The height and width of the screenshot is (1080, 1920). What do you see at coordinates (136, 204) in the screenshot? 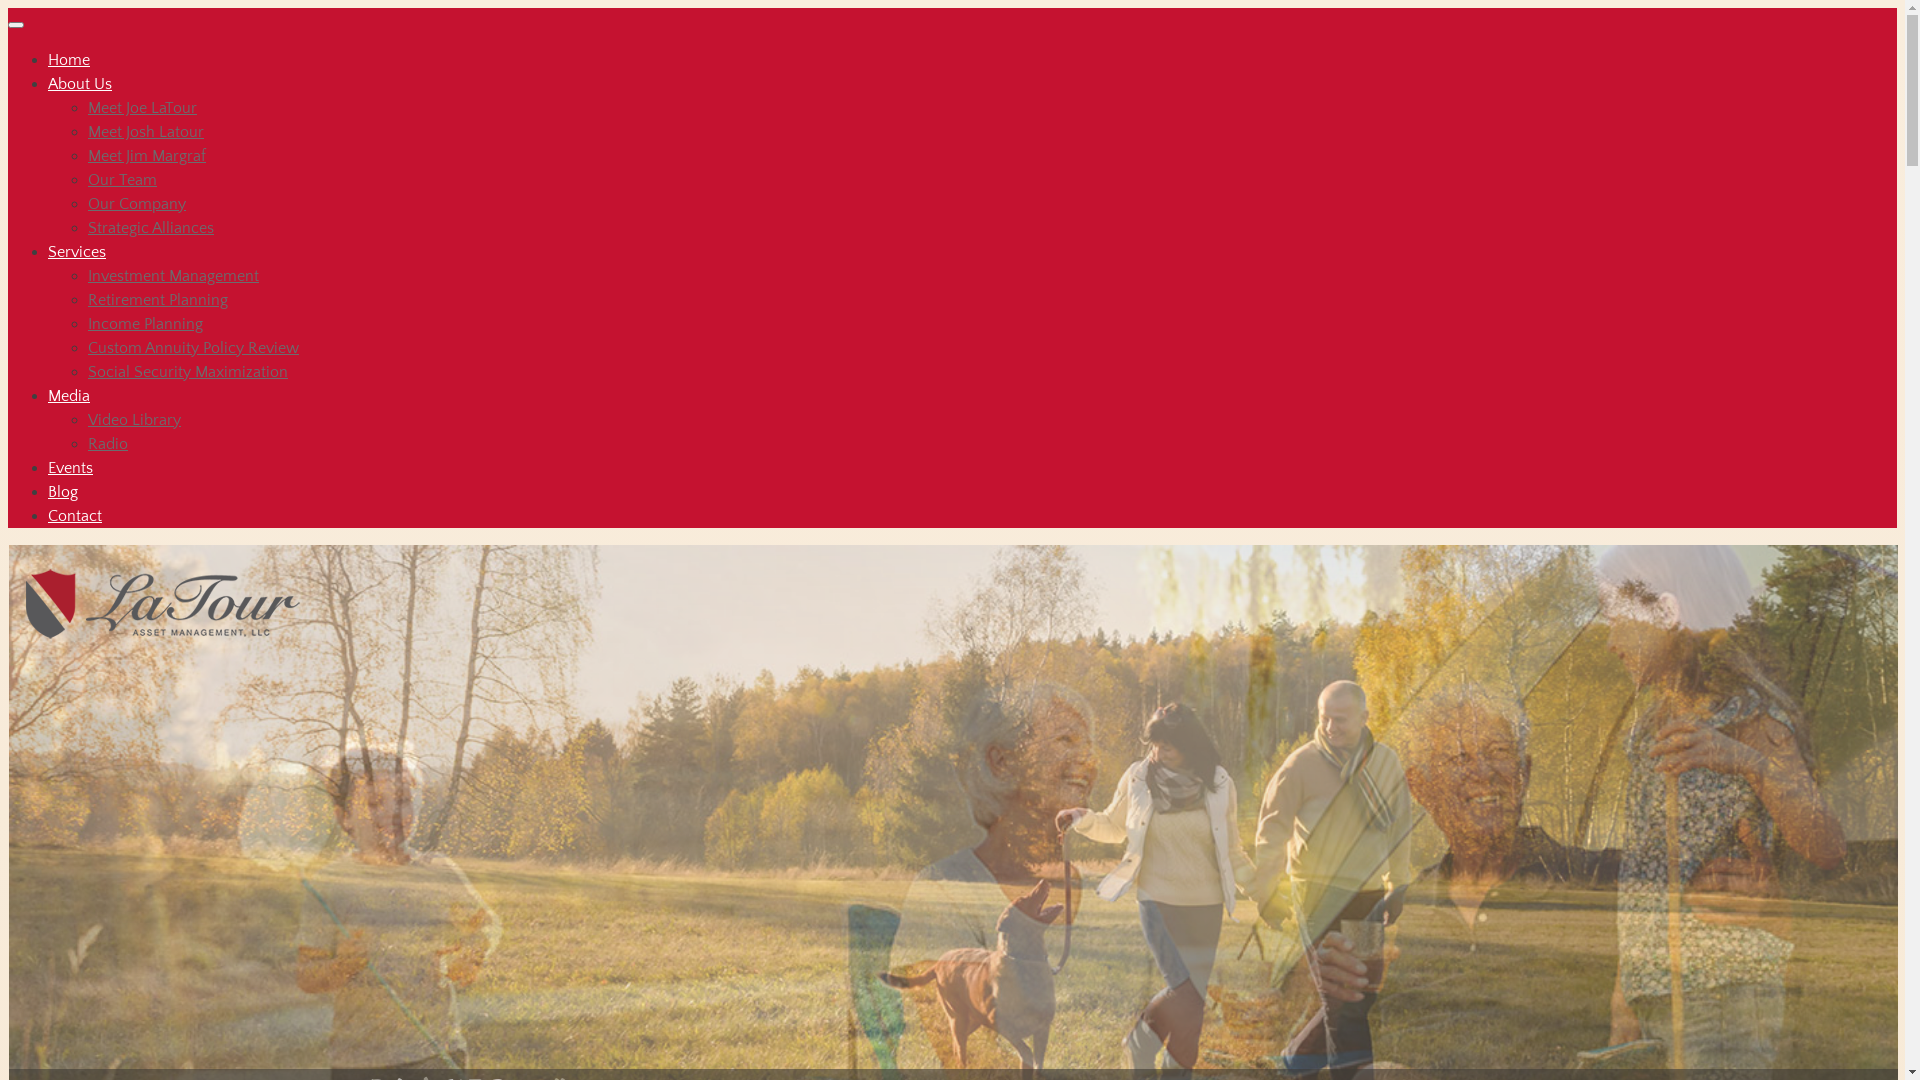
I see `'Our Company'` at bounding box center [136, 204].